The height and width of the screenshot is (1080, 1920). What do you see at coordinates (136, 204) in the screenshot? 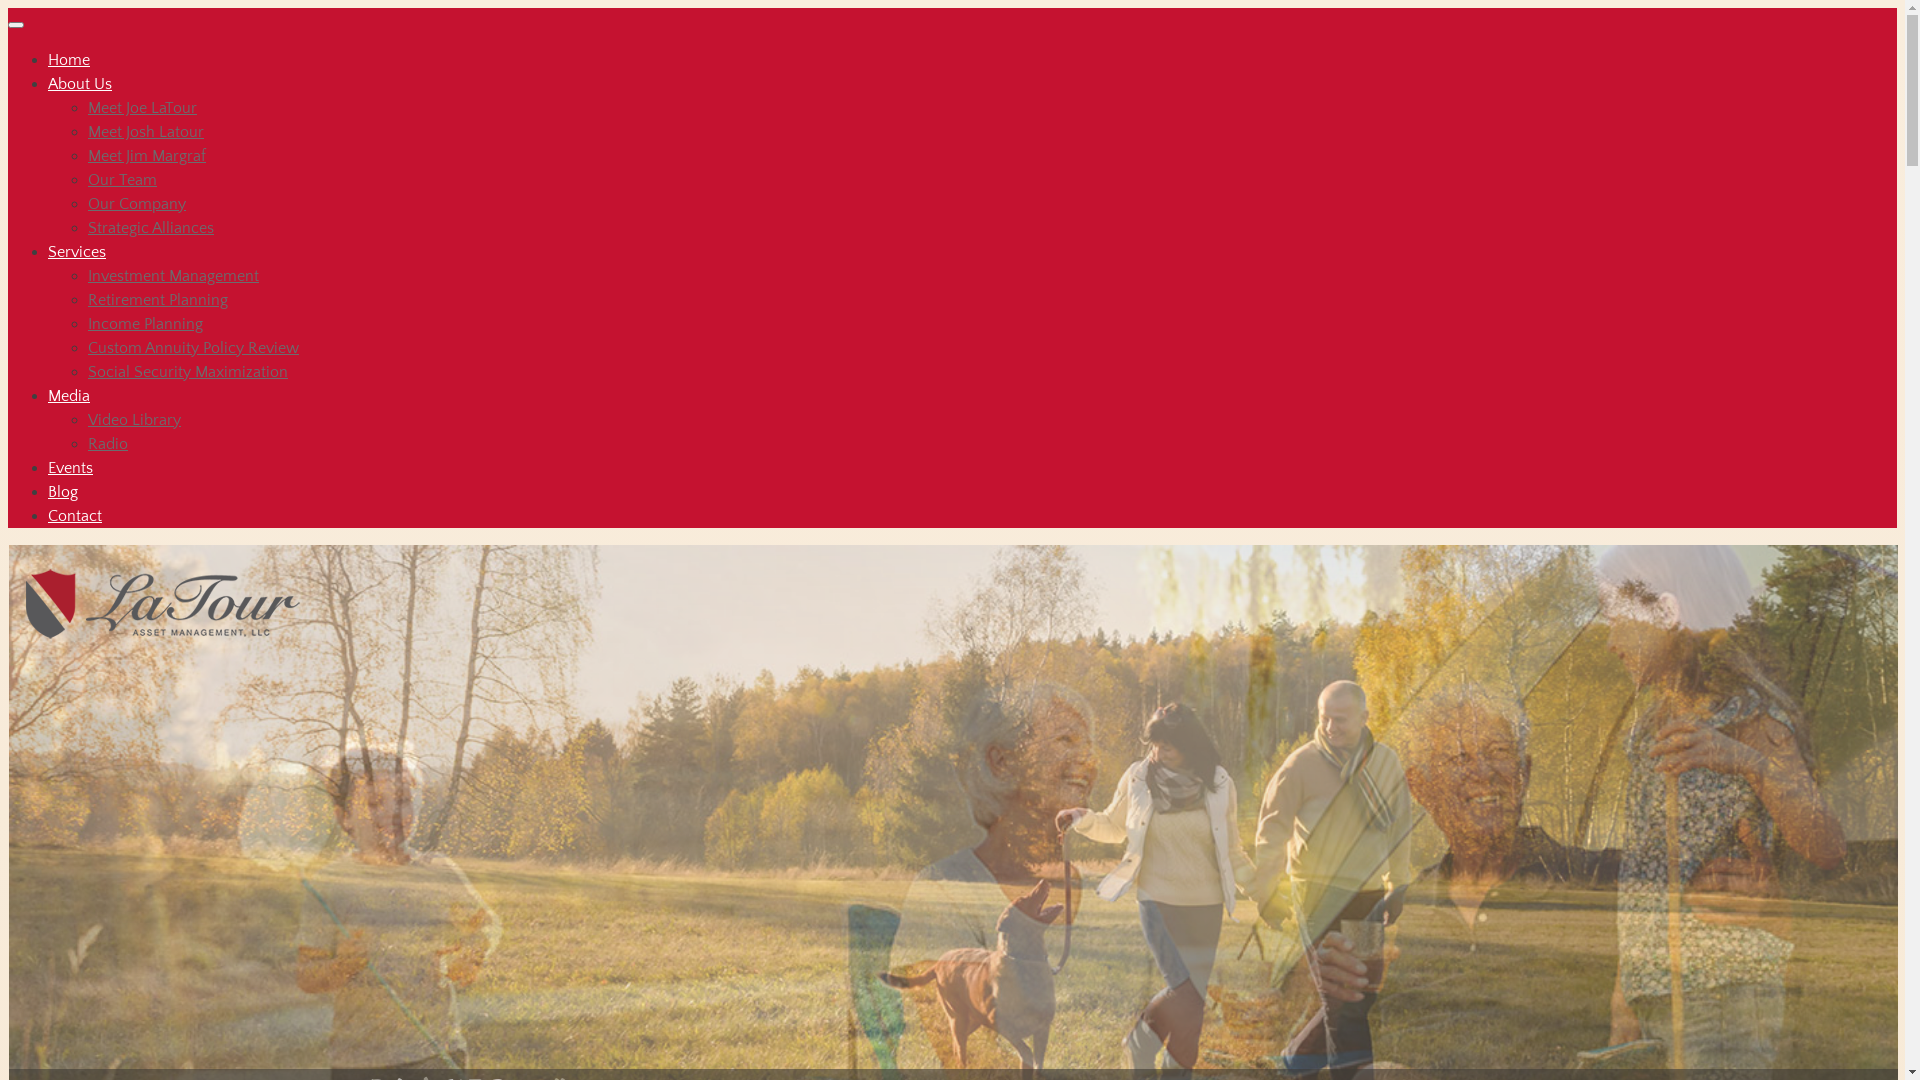
I see `'Our Company'` at bounding box center [136, 204].